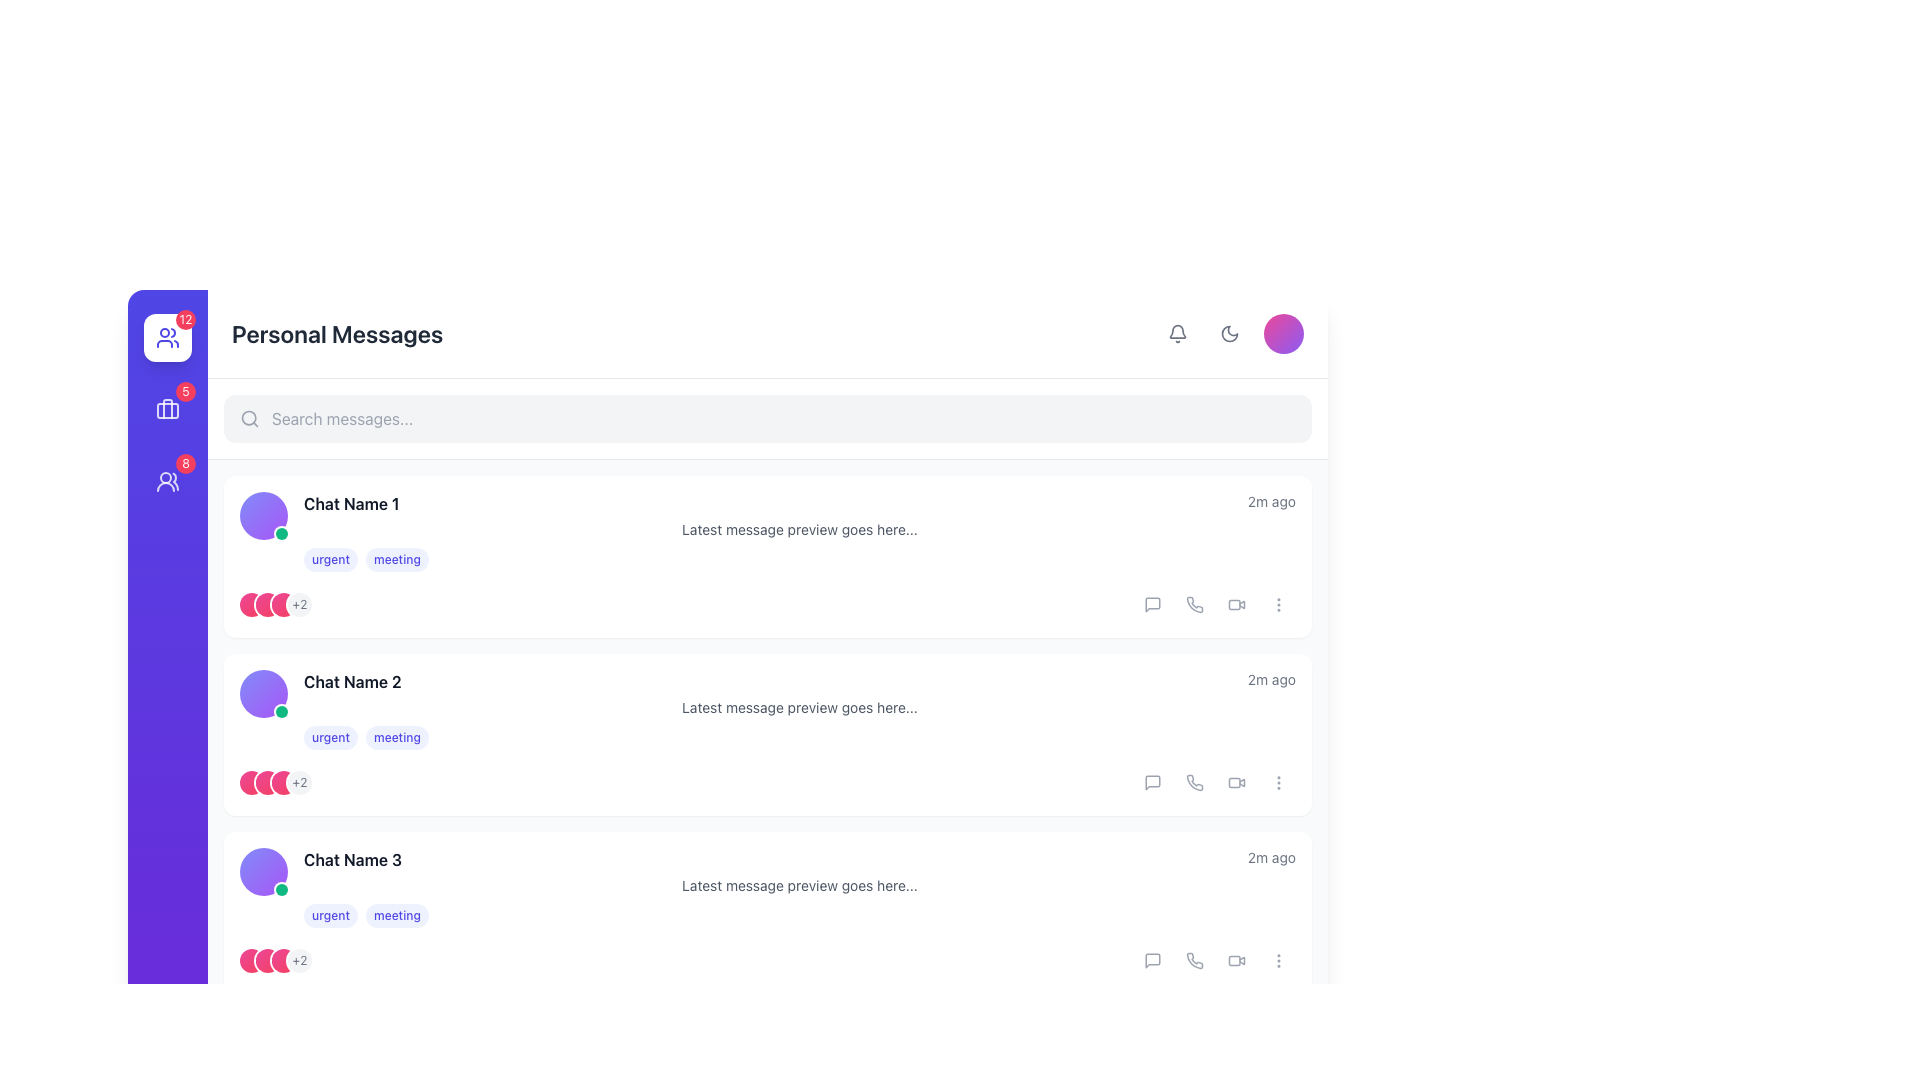  What do you see at coordinates (263, 693) in the screenshot?
I see `the Avatar-like UI component with a badge for 'Chat Name 2'` at bounding box center [263, 693].